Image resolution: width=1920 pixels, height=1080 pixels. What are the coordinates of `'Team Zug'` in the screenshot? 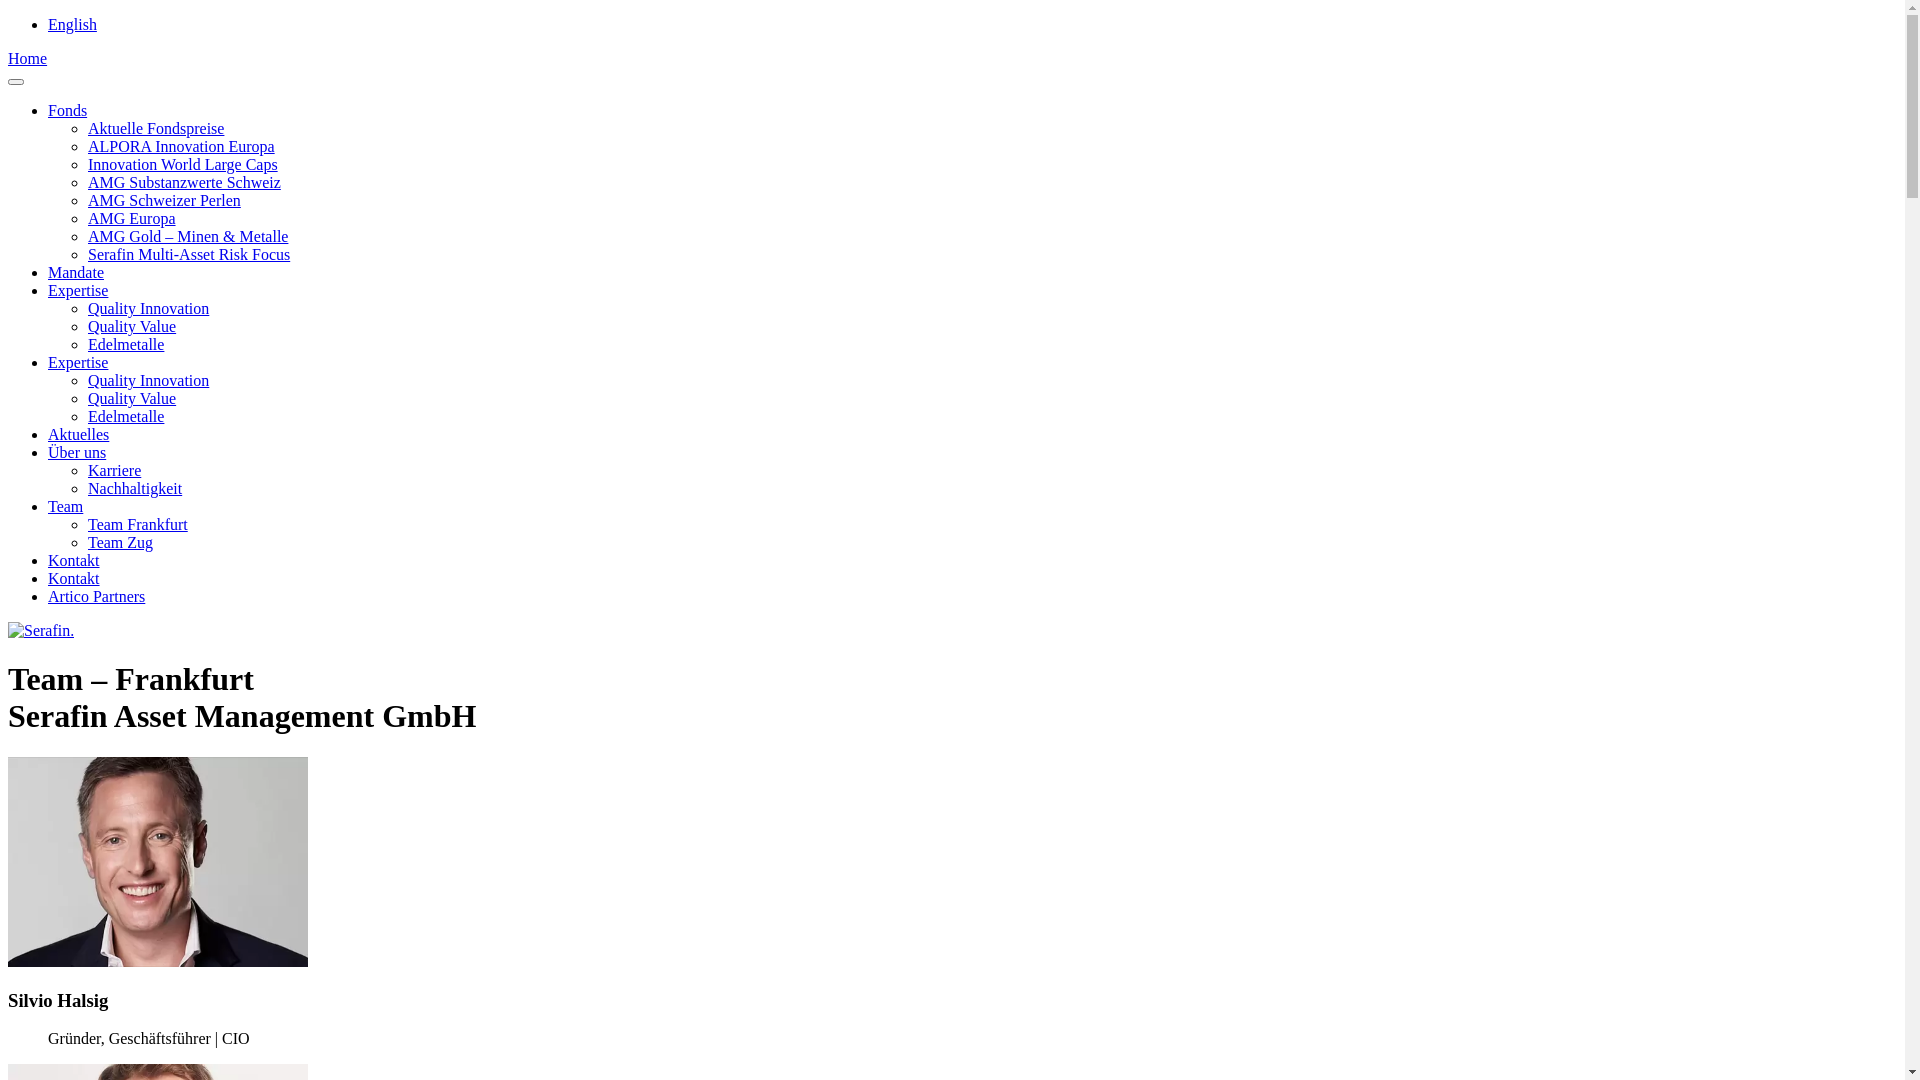 It's located at (119, 542).